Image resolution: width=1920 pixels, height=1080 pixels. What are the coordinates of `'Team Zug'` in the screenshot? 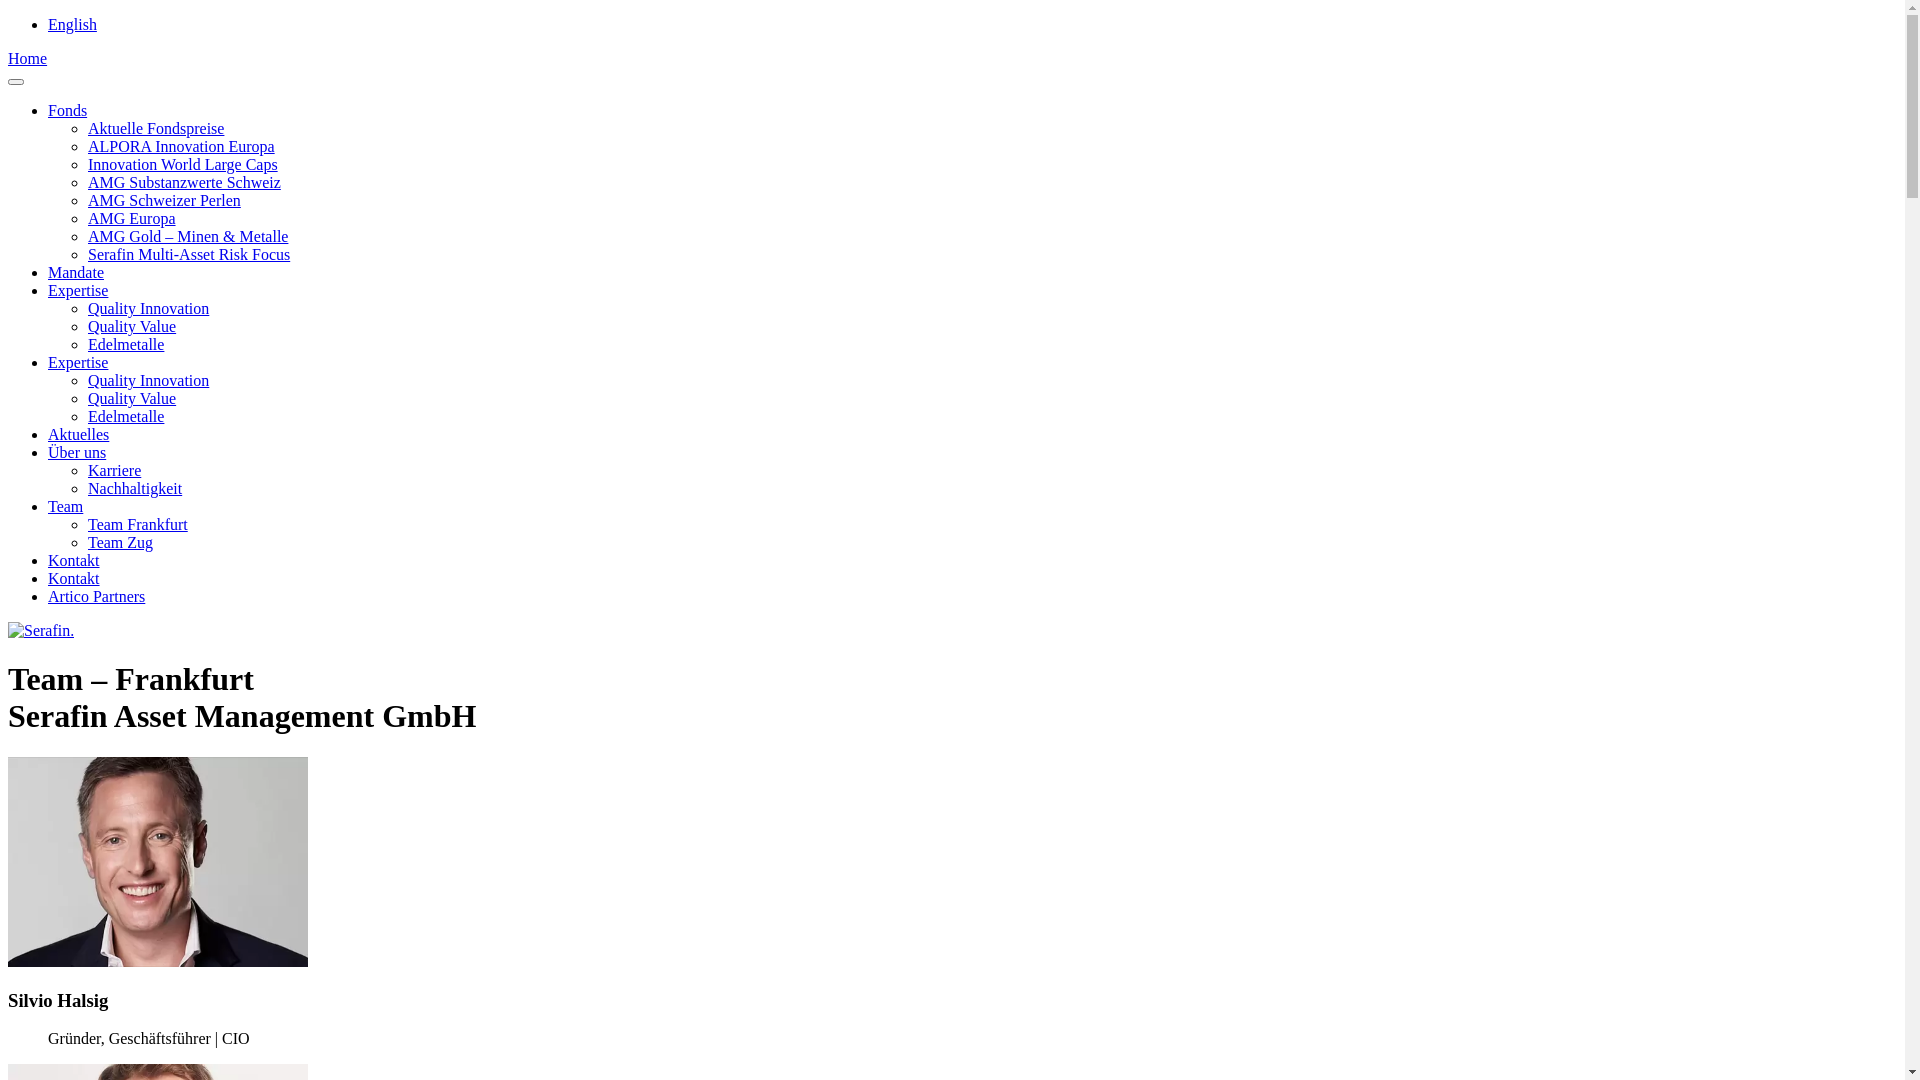 It's located at (119, 542).